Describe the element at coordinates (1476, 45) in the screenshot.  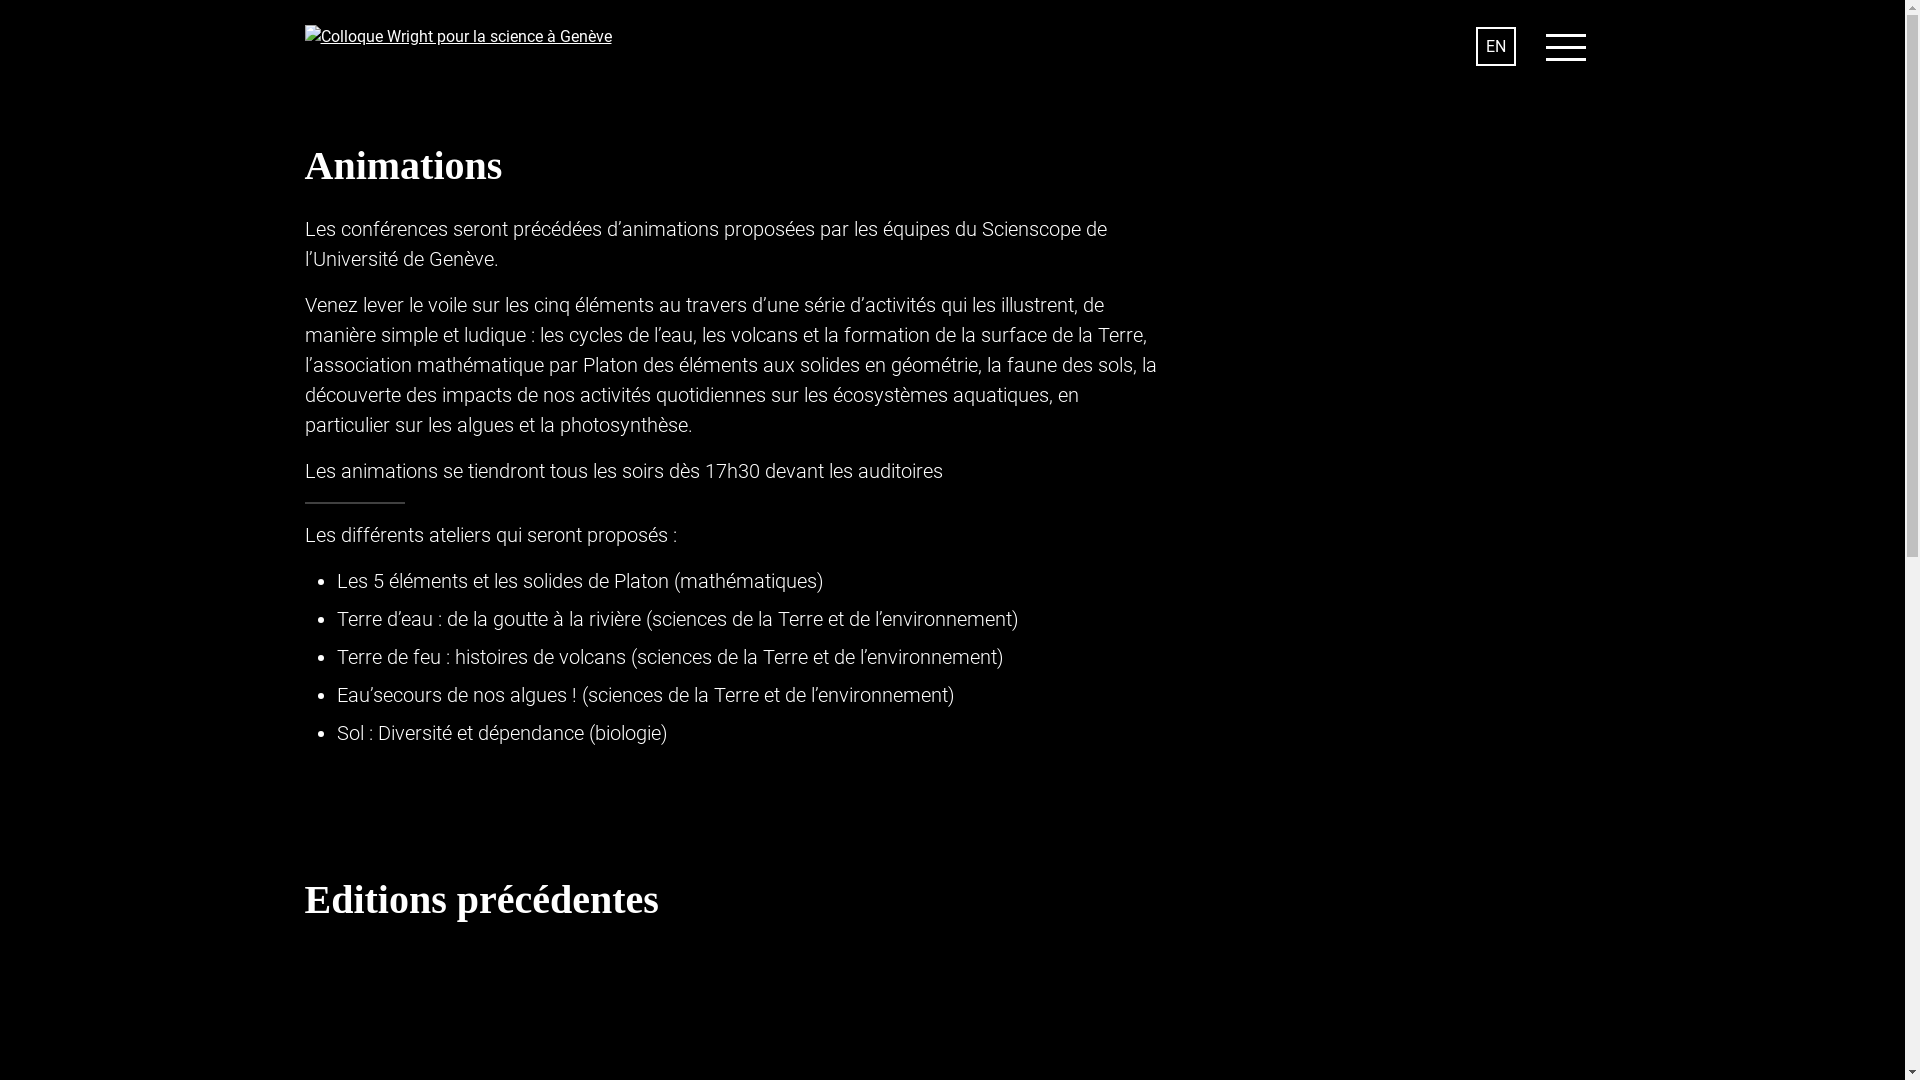
I see `'EN'` at that location.